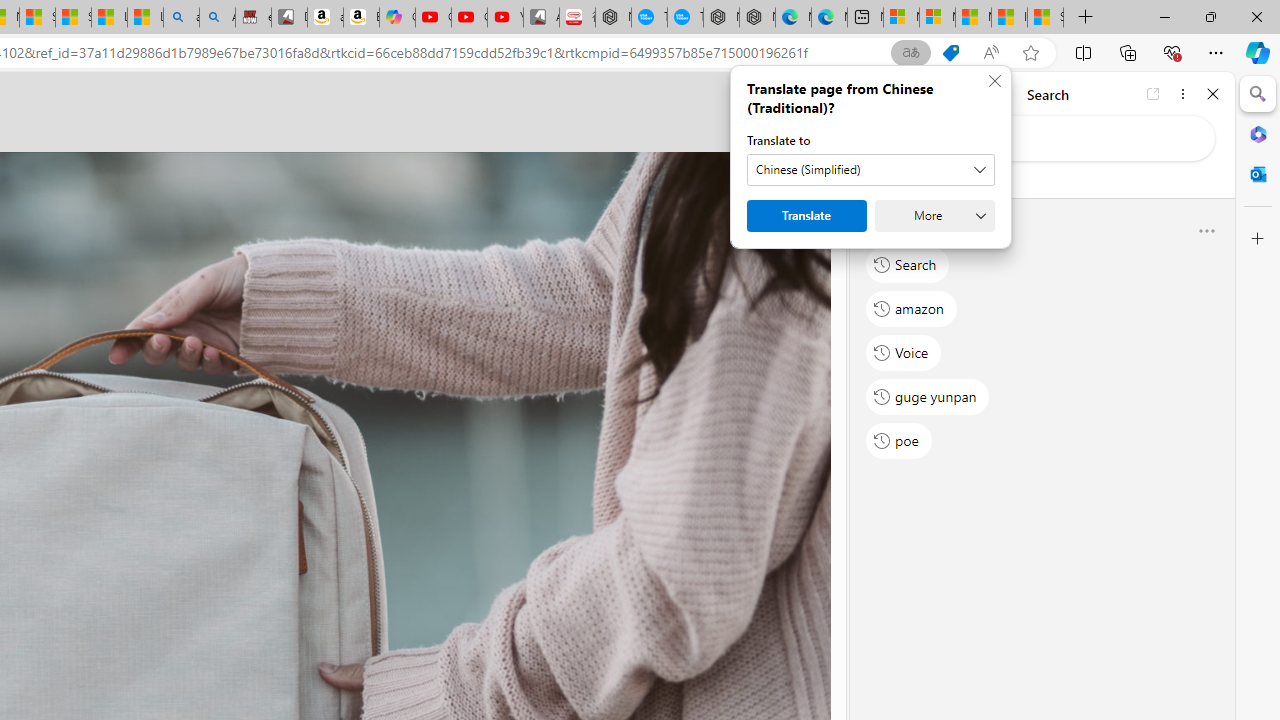  I want to click on 'Nordace - Nordace has arrived Hong Kong', so click(756, 17).